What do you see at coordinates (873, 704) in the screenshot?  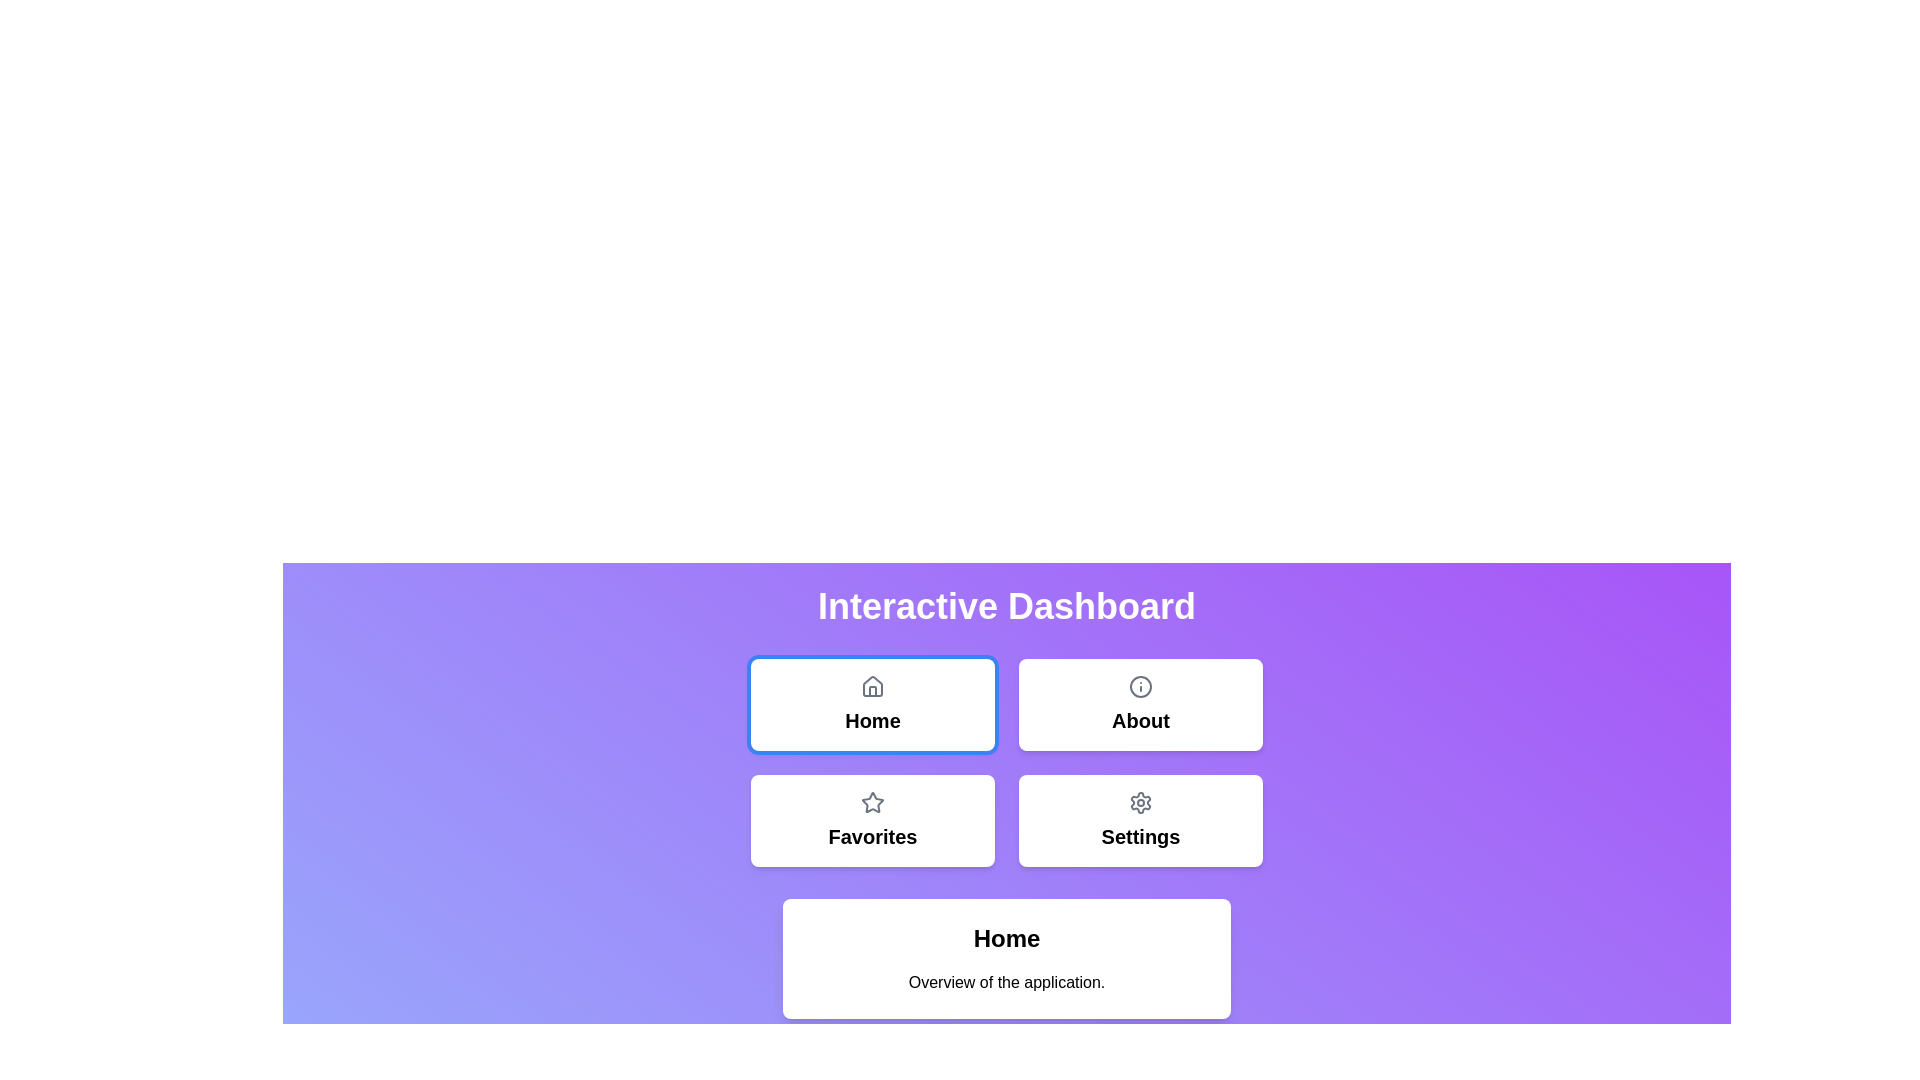 I see `the Home button to select it` at bounding box center [873, 704].